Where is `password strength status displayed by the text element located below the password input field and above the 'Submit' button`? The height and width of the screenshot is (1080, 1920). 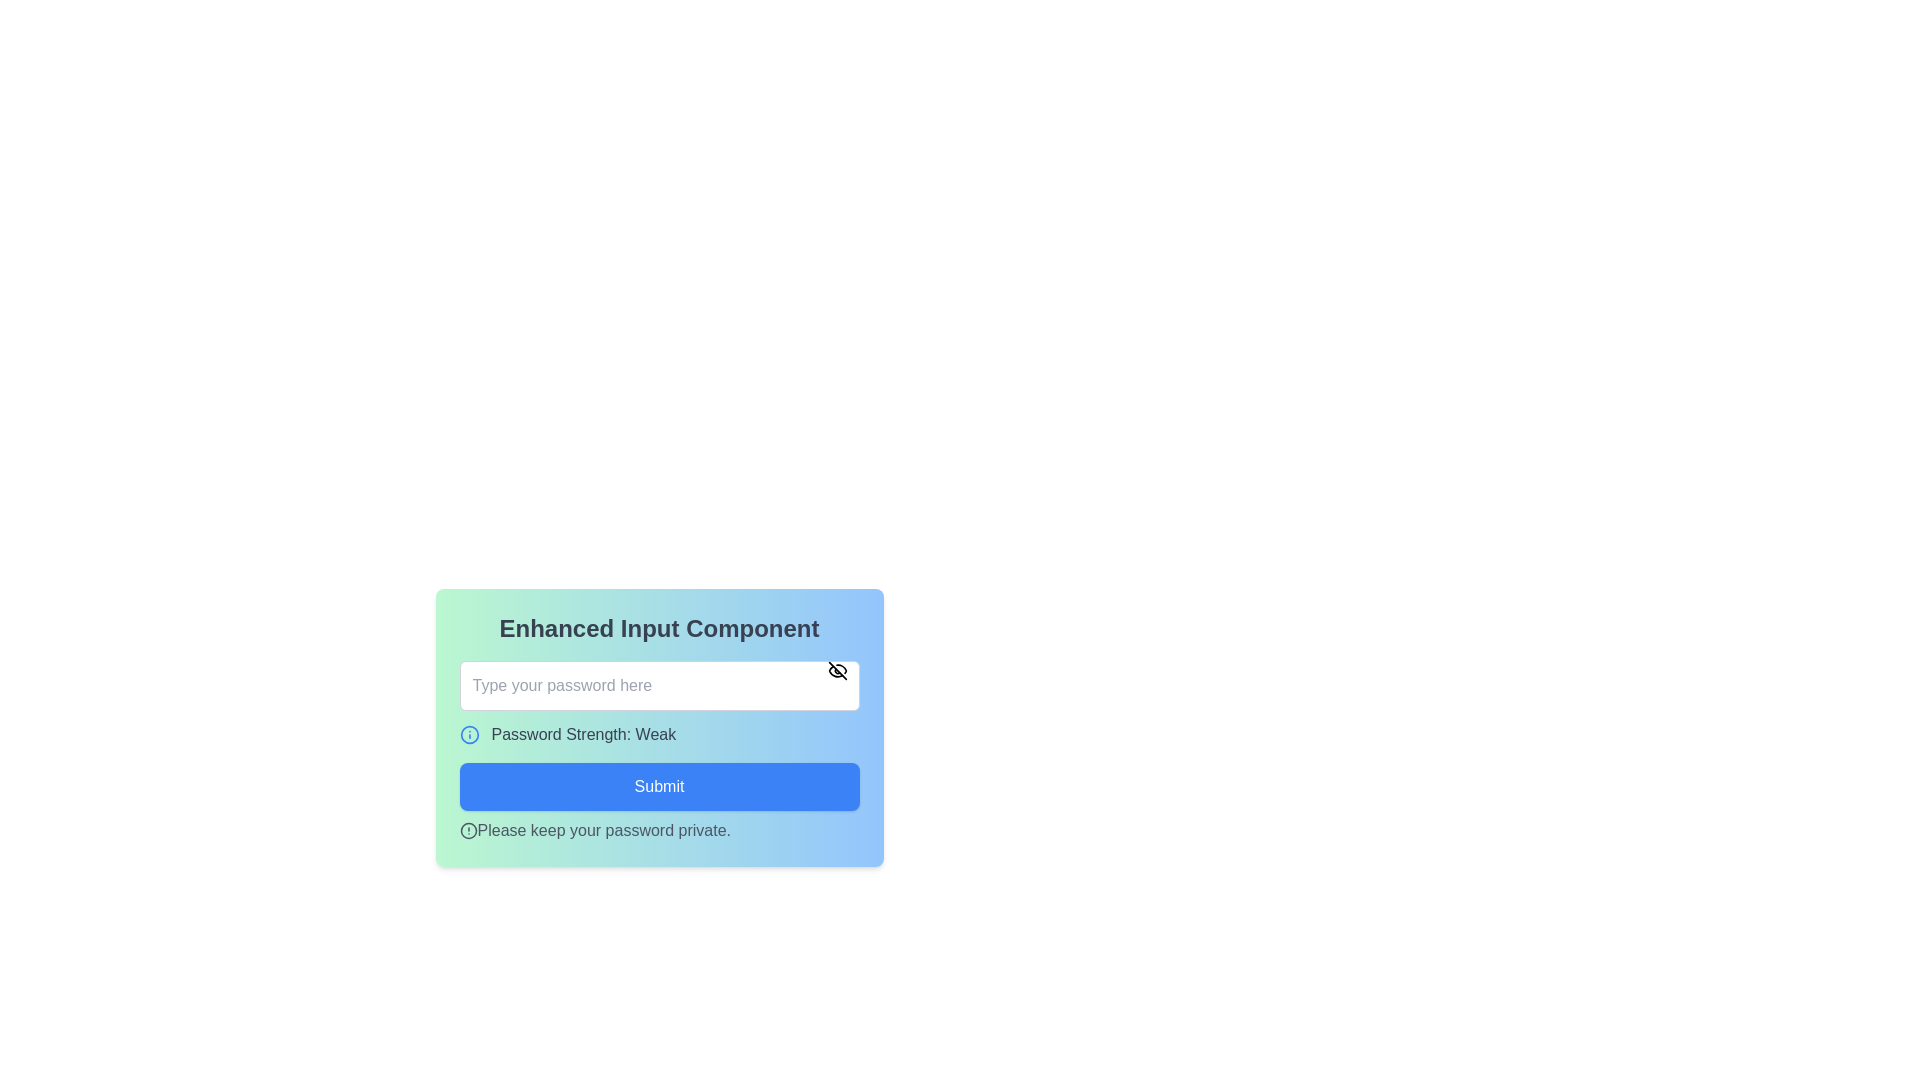
password strength status displayed by the text element located below the password input field and above the 'Submit' button is located at coordinates (659, 735).